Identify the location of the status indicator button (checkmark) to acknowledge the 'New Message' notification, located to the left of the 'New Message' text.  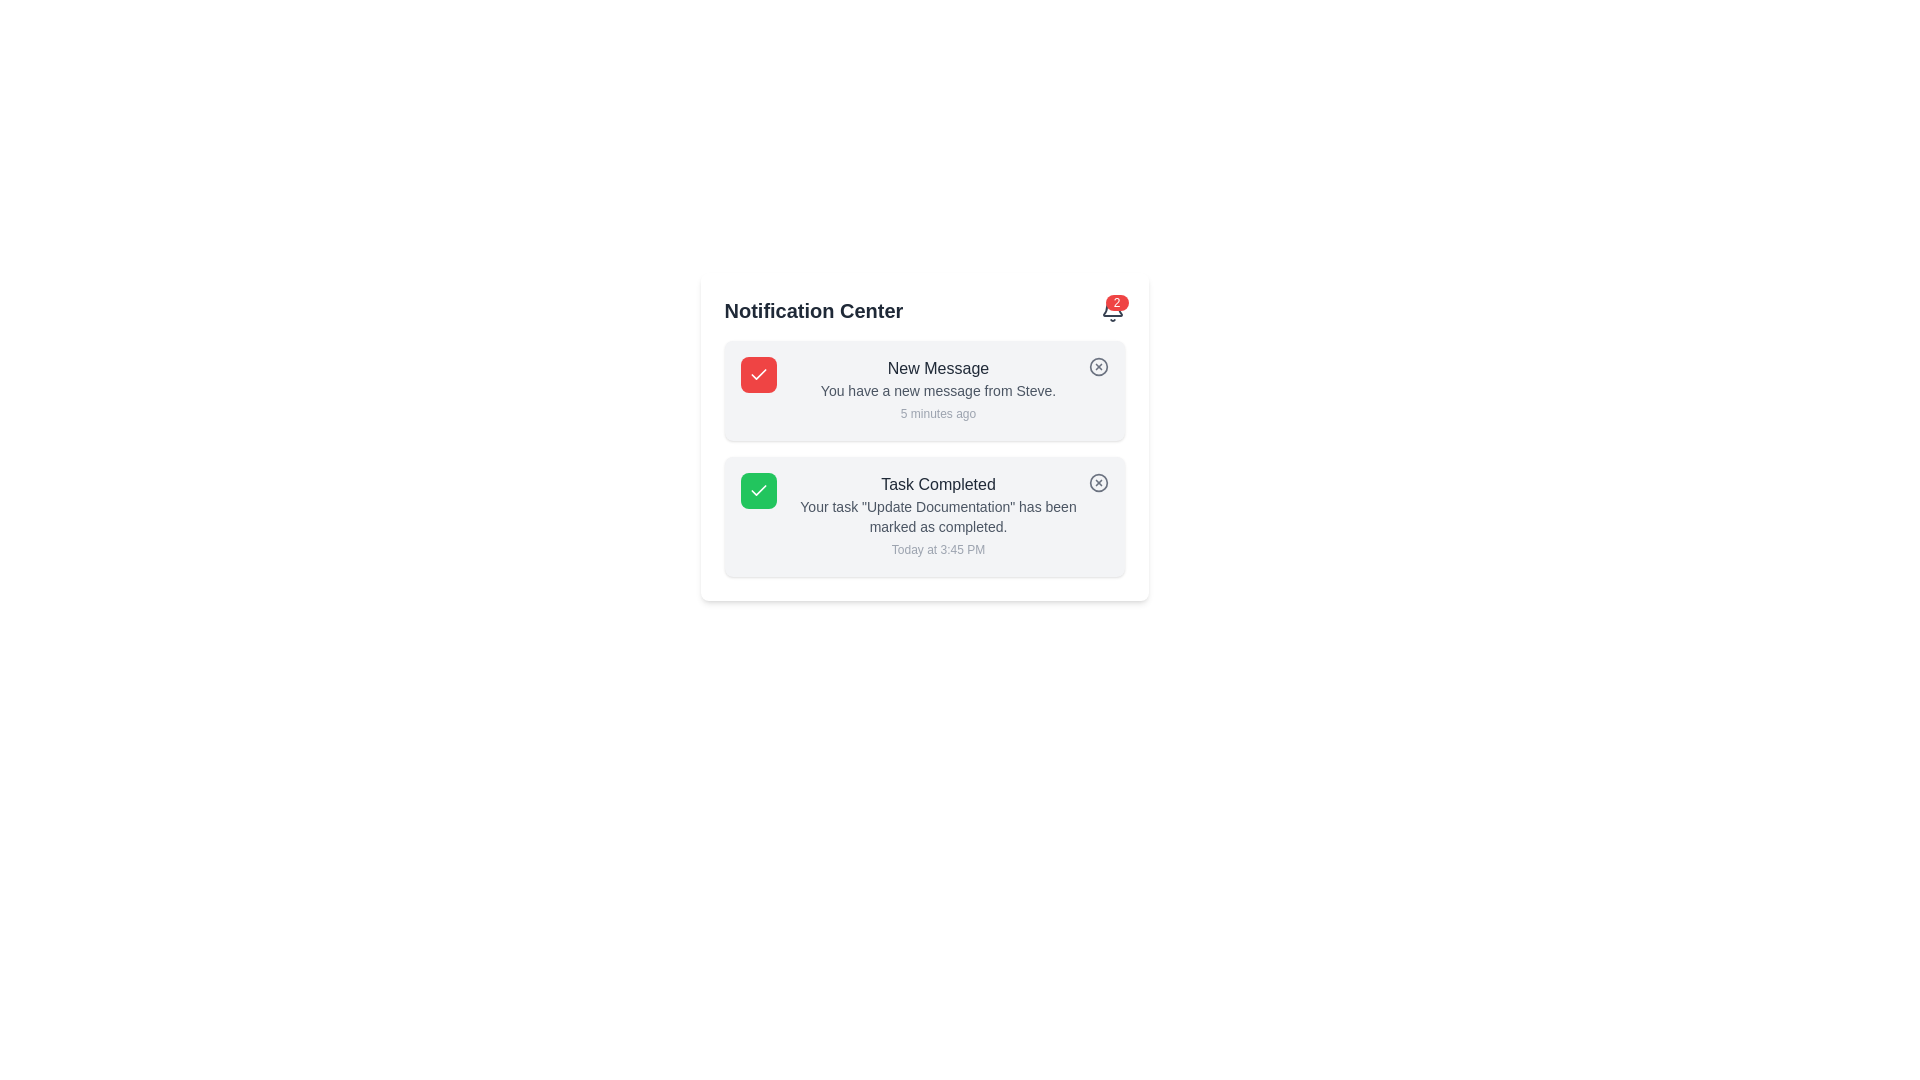
(757, 374).